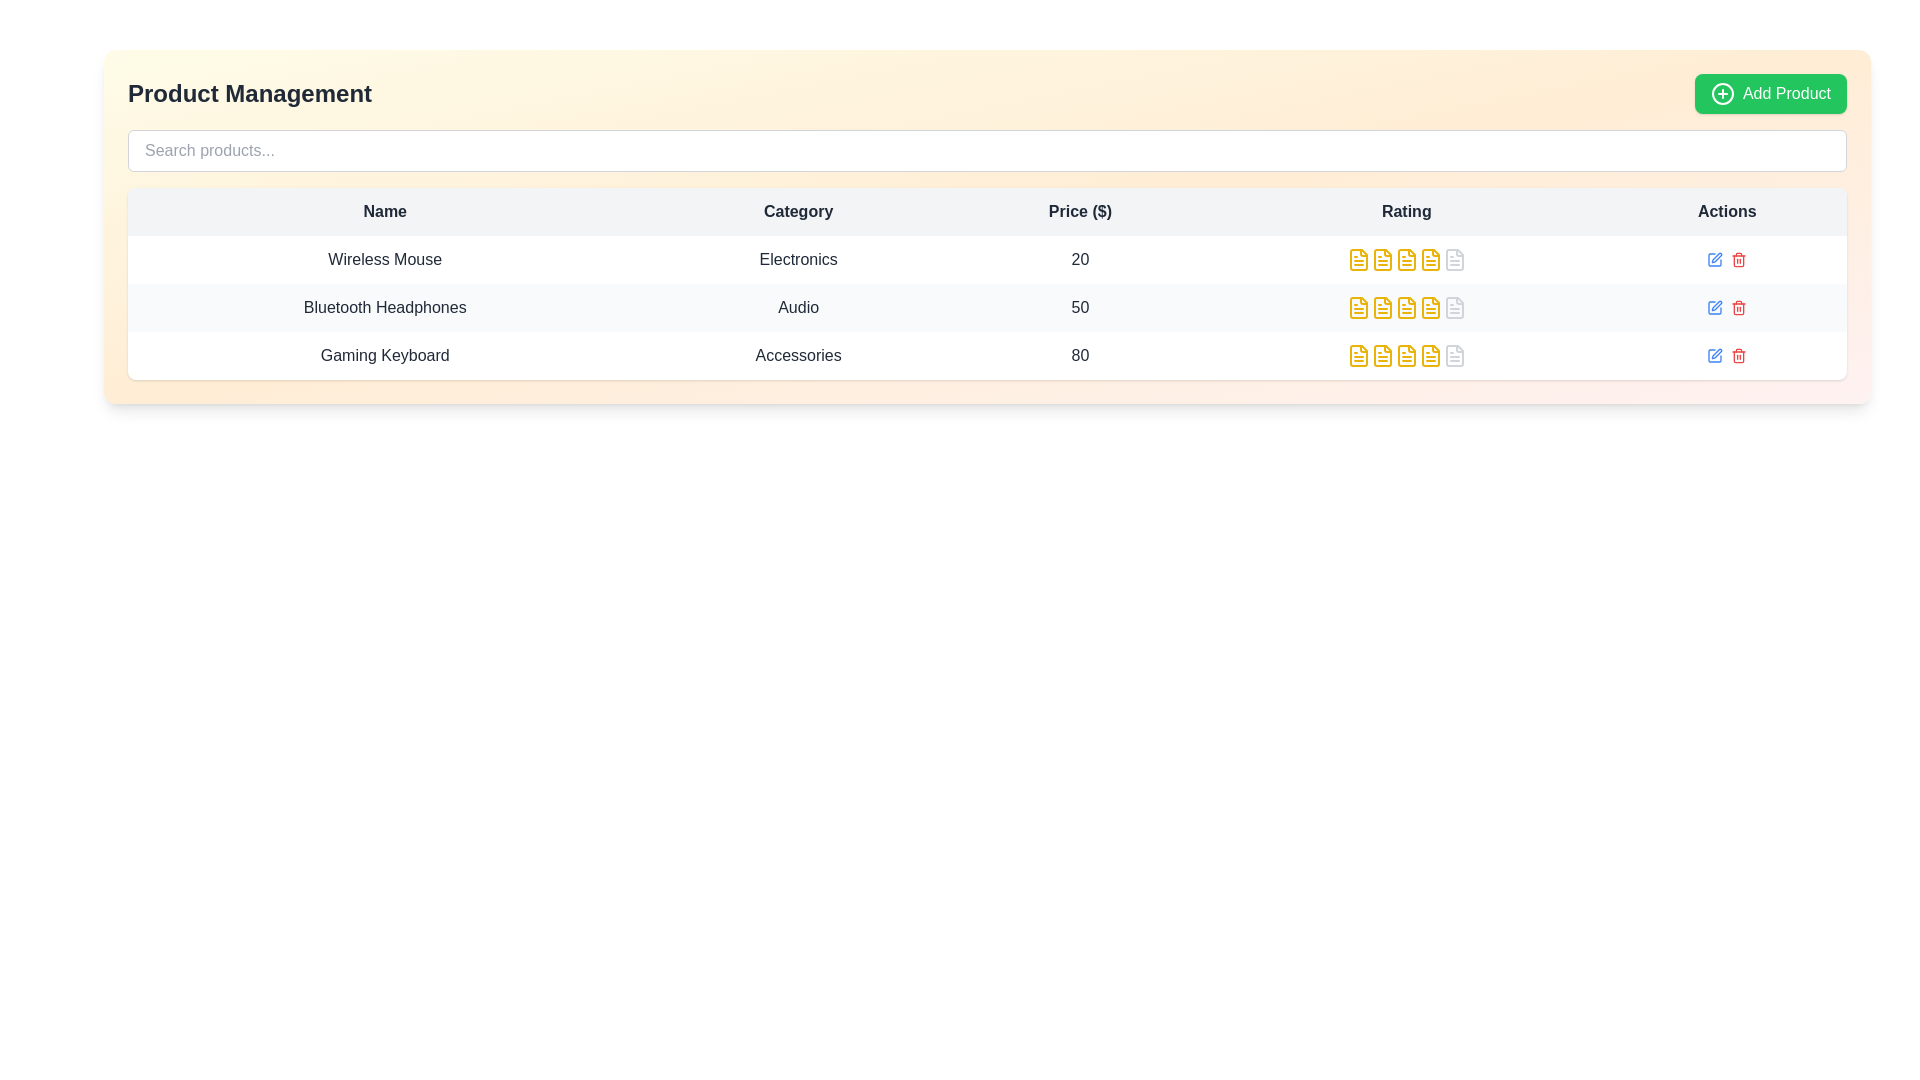 The image size is (1920, 1080). Describe the element at coordinates (1358, 308) in the screenshot. I see `the document icon with a yellow outline located in the 'Rating' column of the second row for the 'Bluetooth Headphones' product` at that location.